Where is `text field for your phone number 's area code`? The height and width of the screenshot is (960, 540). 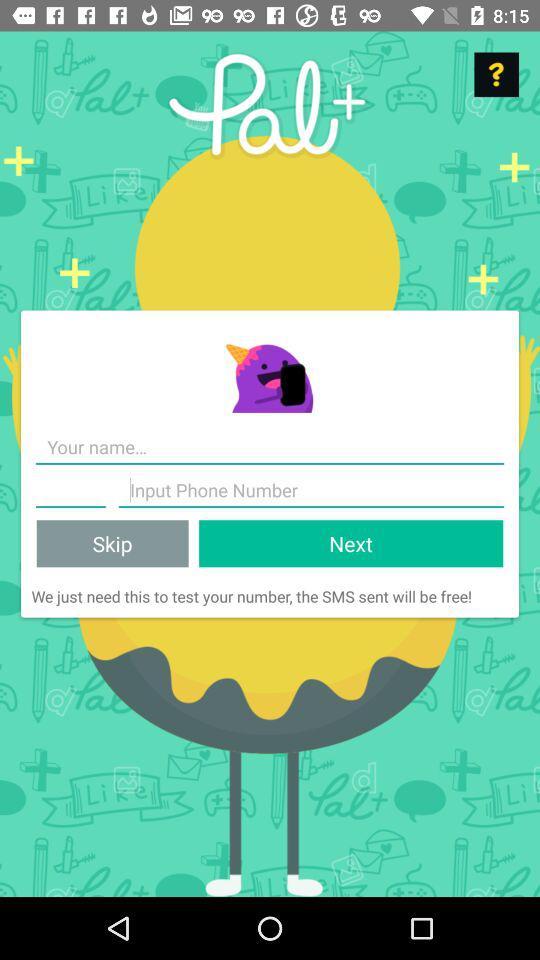
text field for your phone number 's area code is located at coordinates (69, 489).